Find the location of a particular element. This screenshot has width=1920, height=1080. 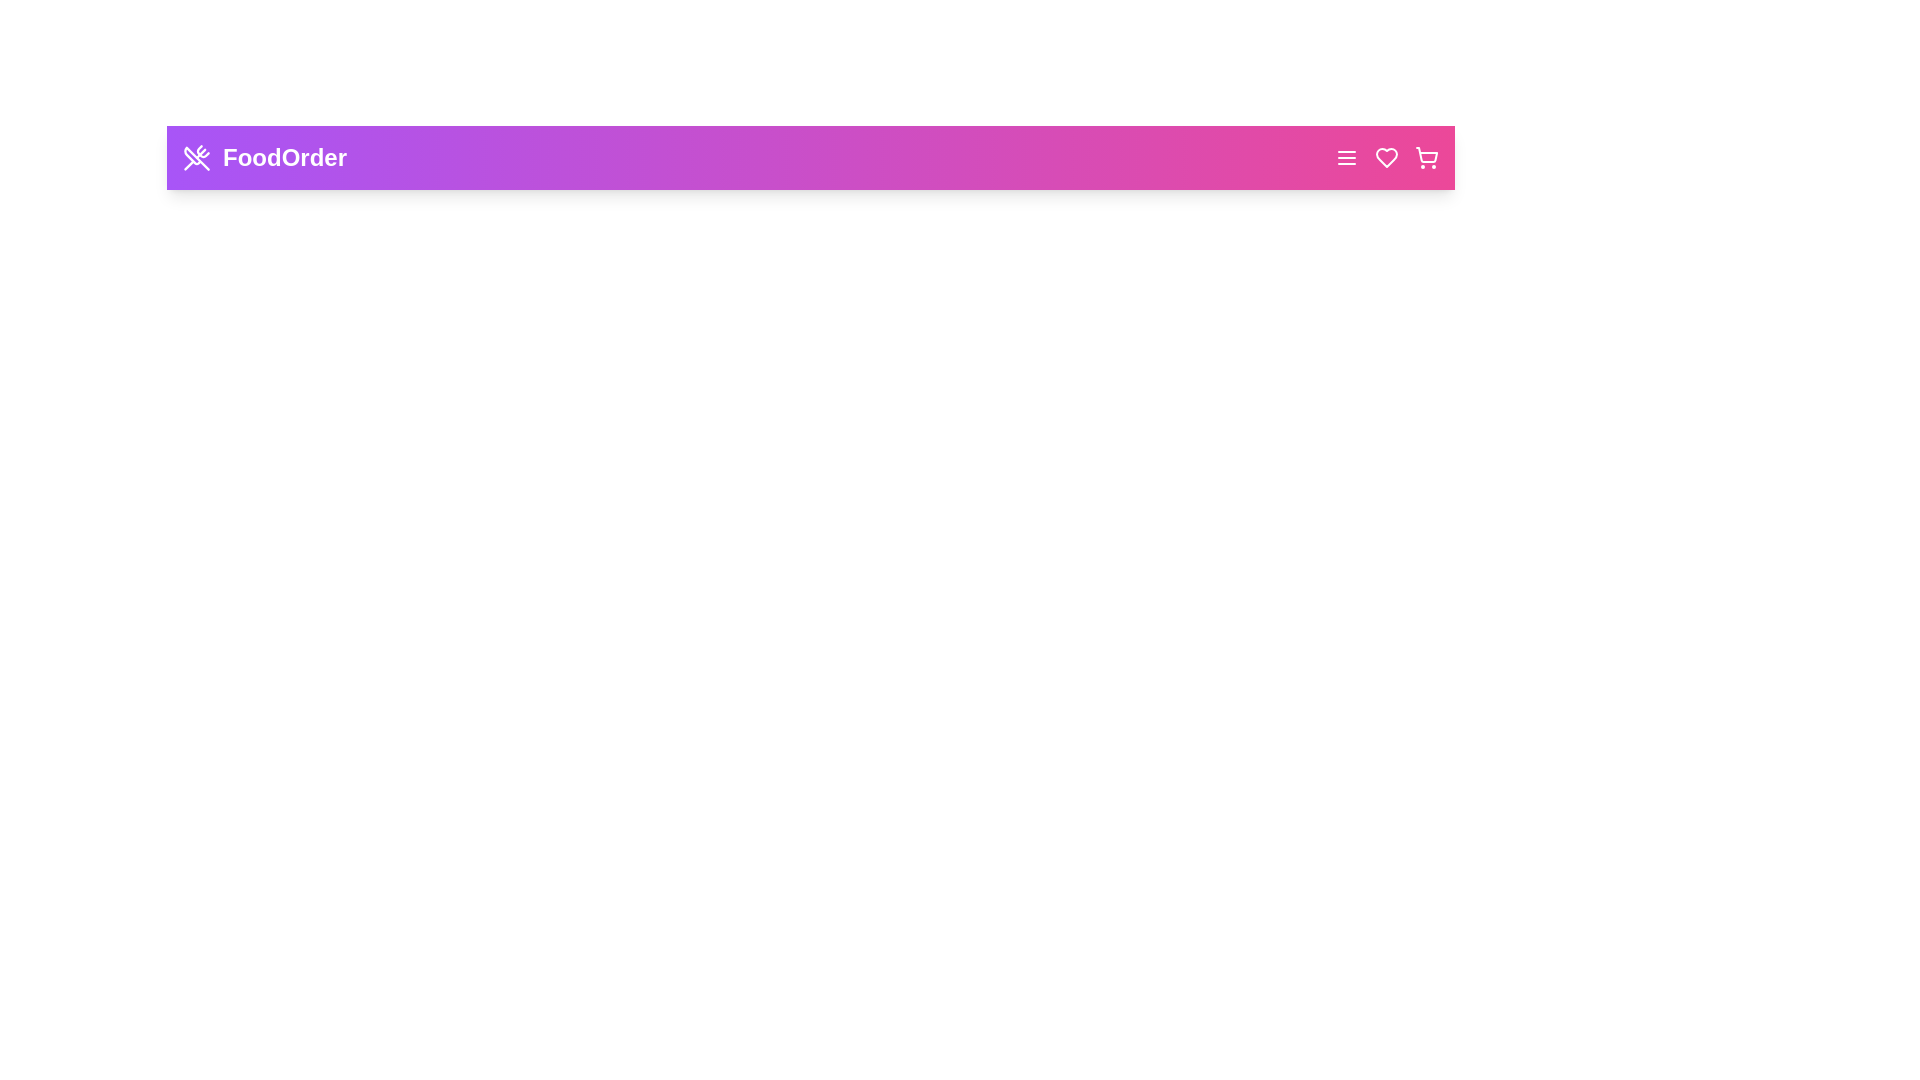

the 'Favorites' button to view favorite items is located at coordinates (1386, 157).